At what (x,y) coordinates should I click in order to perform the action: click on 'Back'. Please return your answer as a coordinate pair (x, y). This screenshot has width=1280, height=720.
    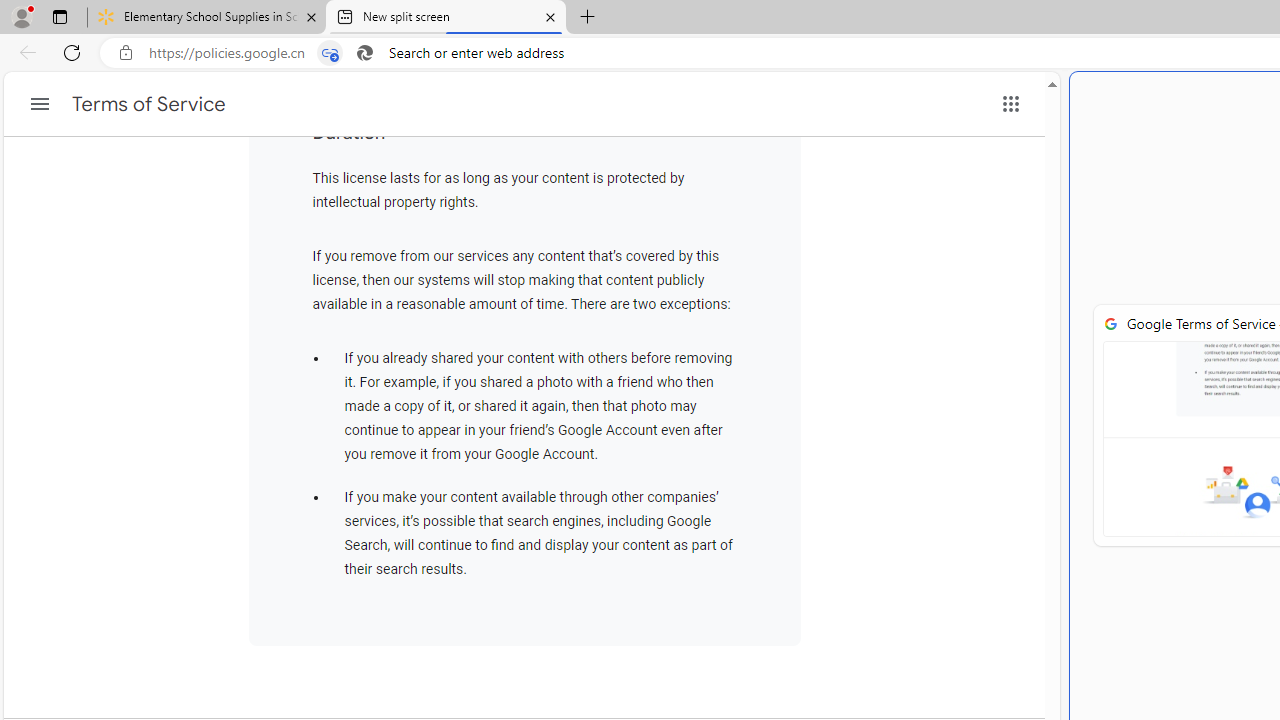
    Looking at the image, I should click on (24, 51).